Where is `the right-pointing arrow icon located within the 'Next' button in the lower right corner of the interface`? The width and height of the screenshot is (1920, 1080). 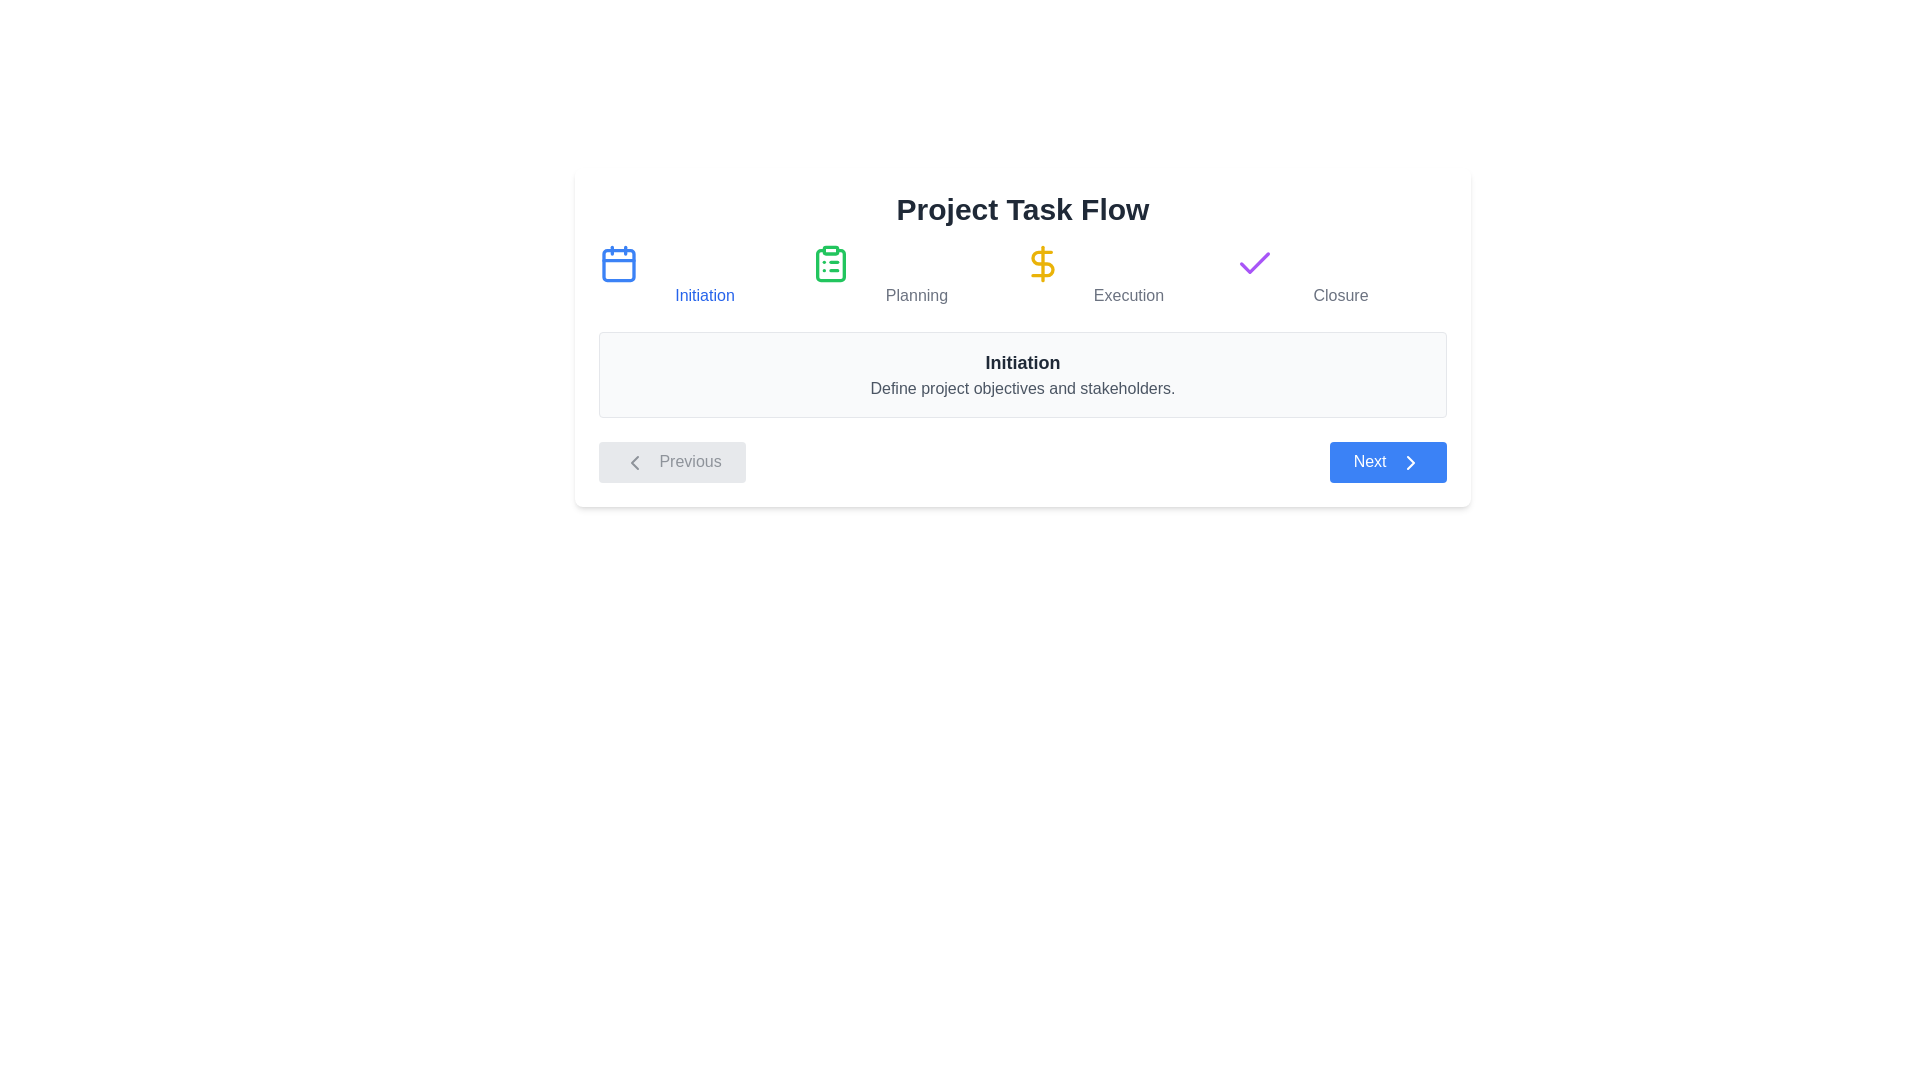
the right-pointing arrow icon located within the 'Next' button in the lower right corner of the interface is located at coordinates (1410, 462).